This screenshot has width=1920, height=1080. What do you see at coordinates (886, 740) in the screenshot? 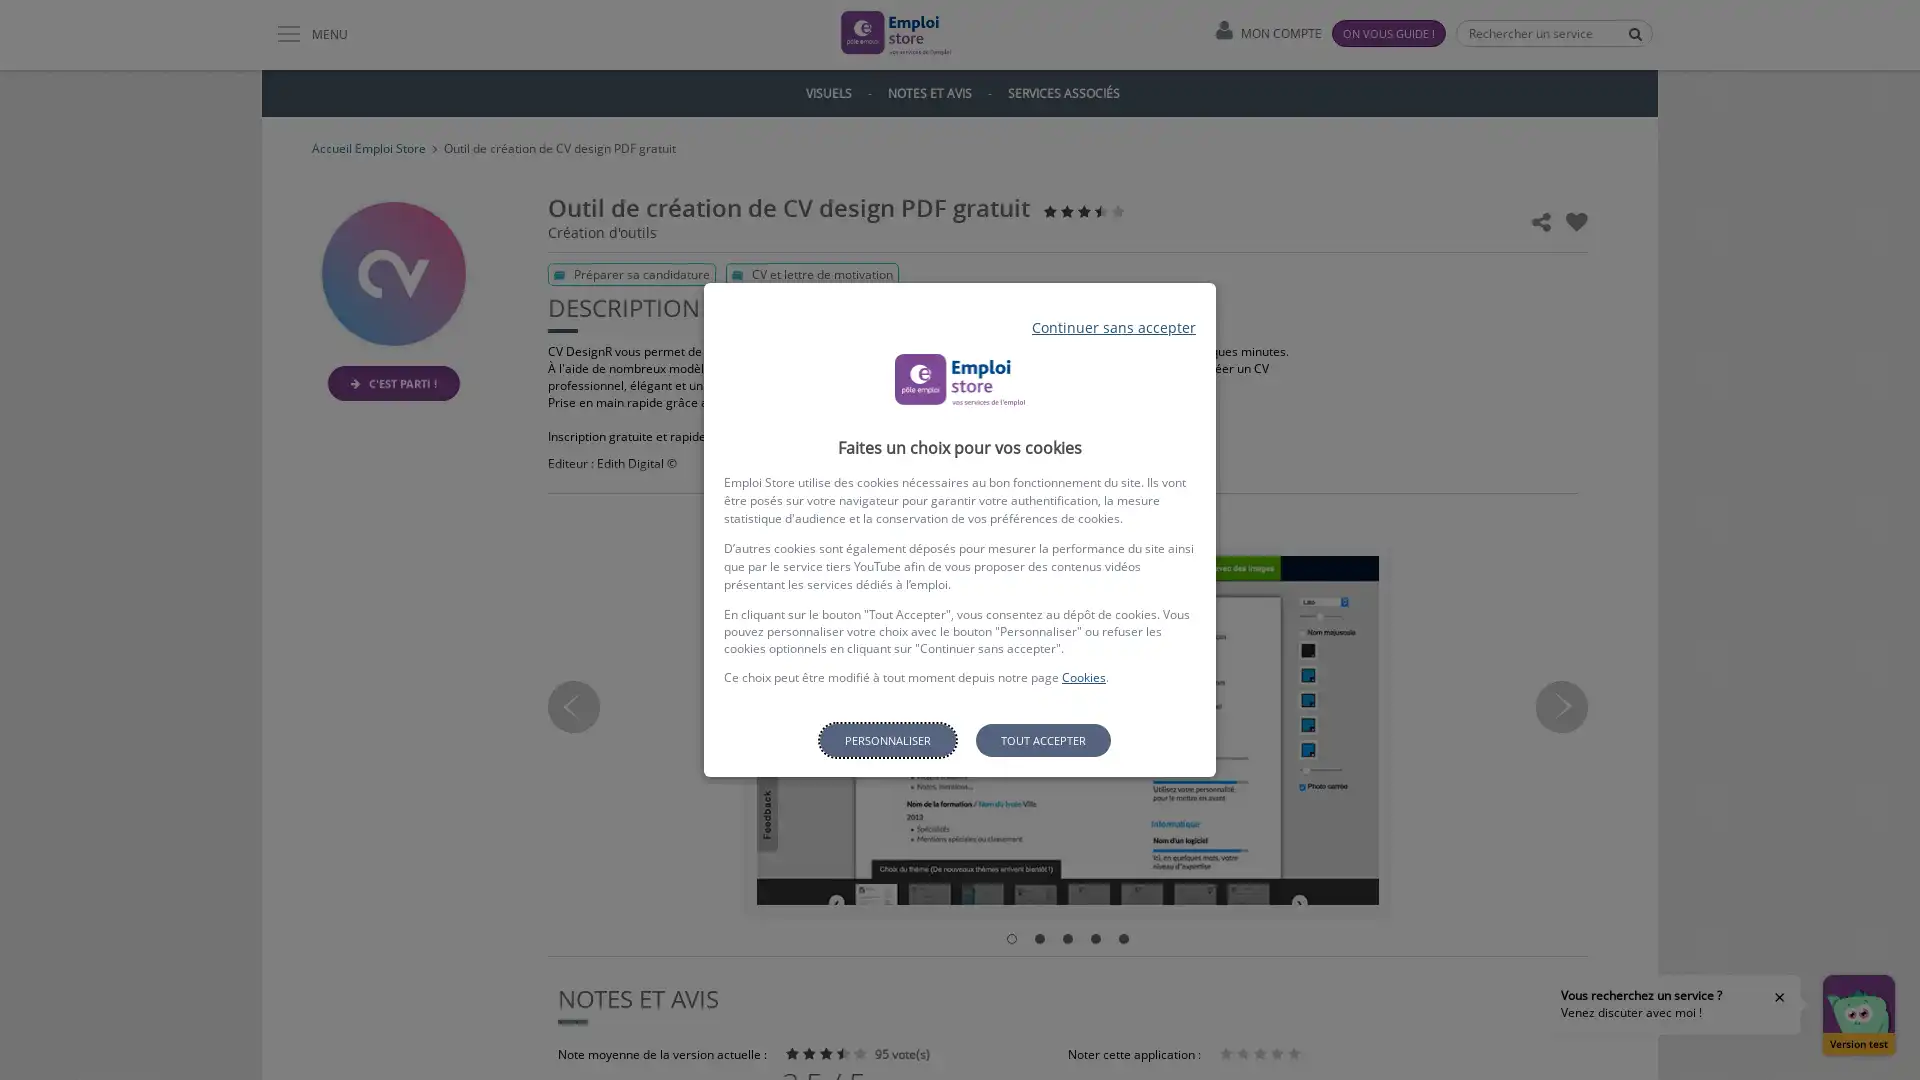
I see `Personnaliser les parametres de confidentialite` at bounding box center [886, 740].